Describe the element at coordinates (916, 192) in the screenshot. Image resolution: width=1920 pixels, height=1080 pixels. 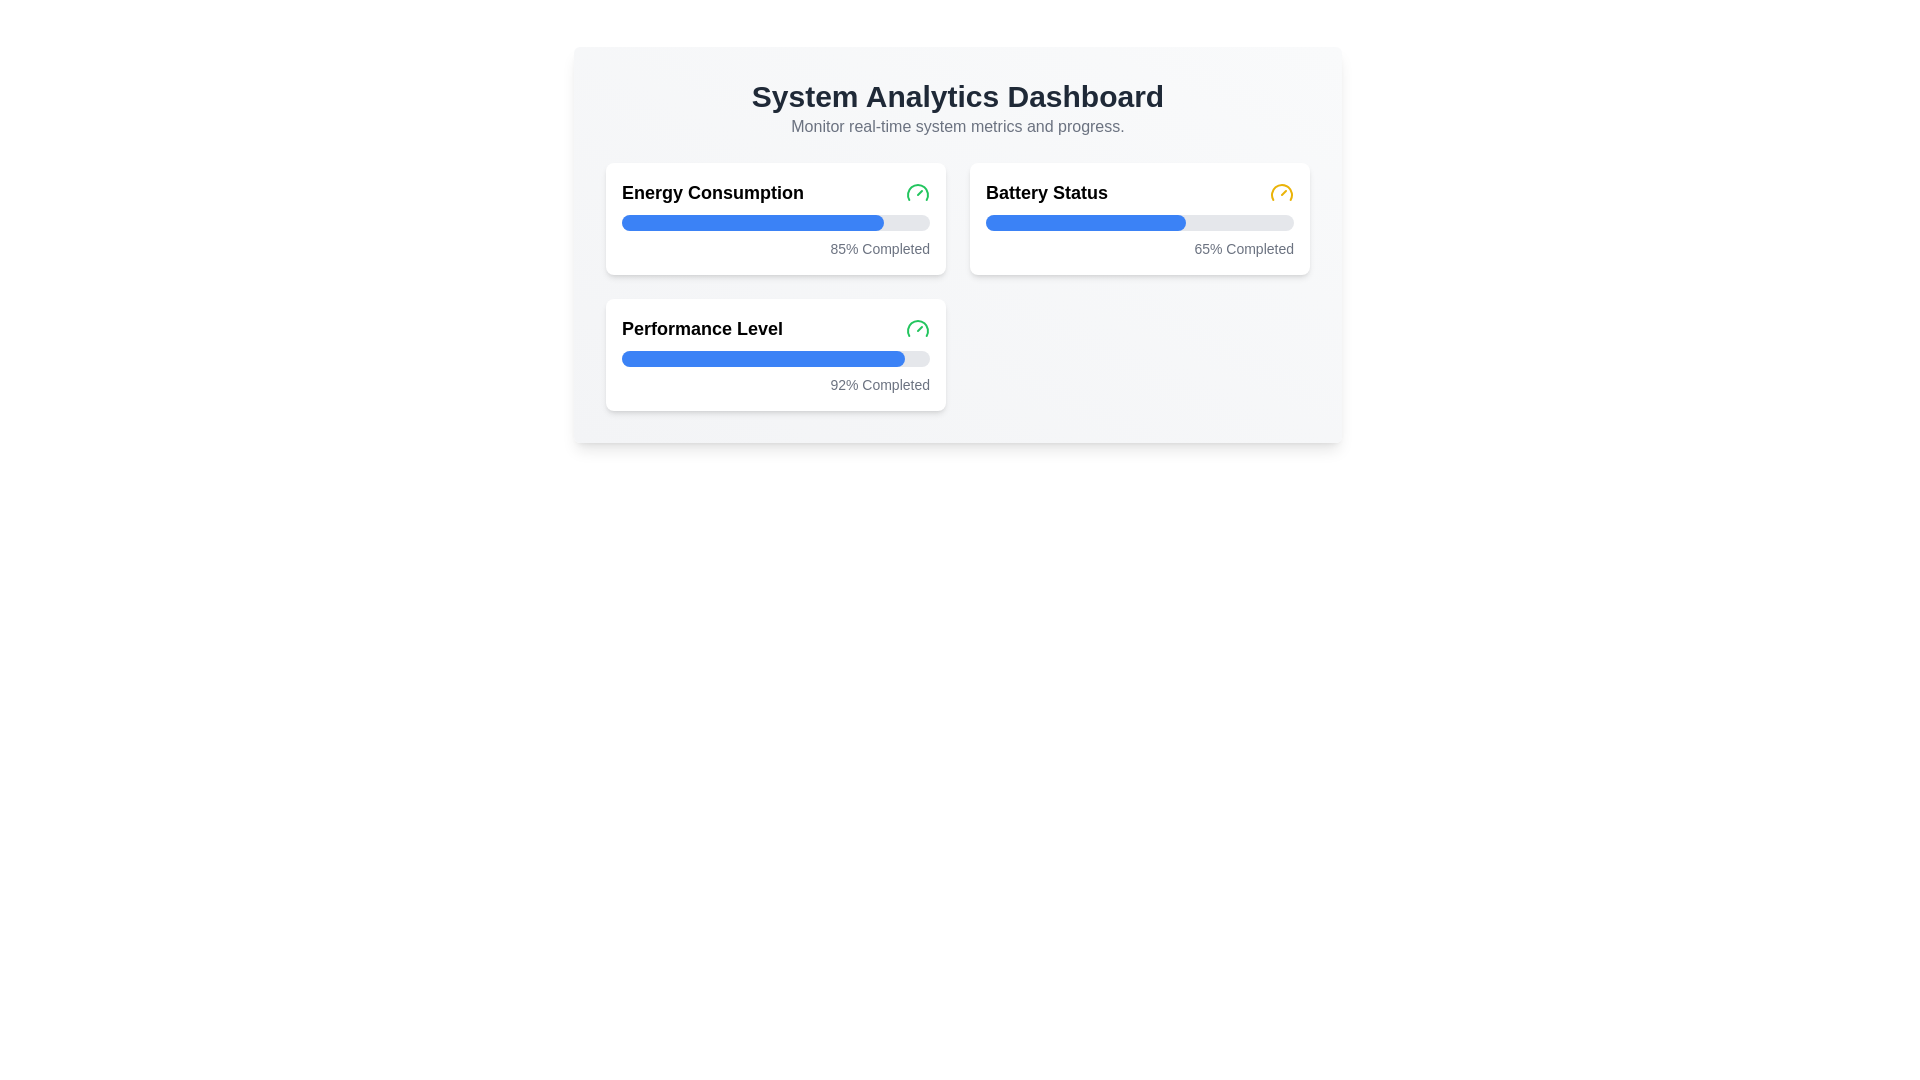
I see `the circular gauge icon with a green outline located in the top-right corner of the 'Energy Consumption' card` at that location.